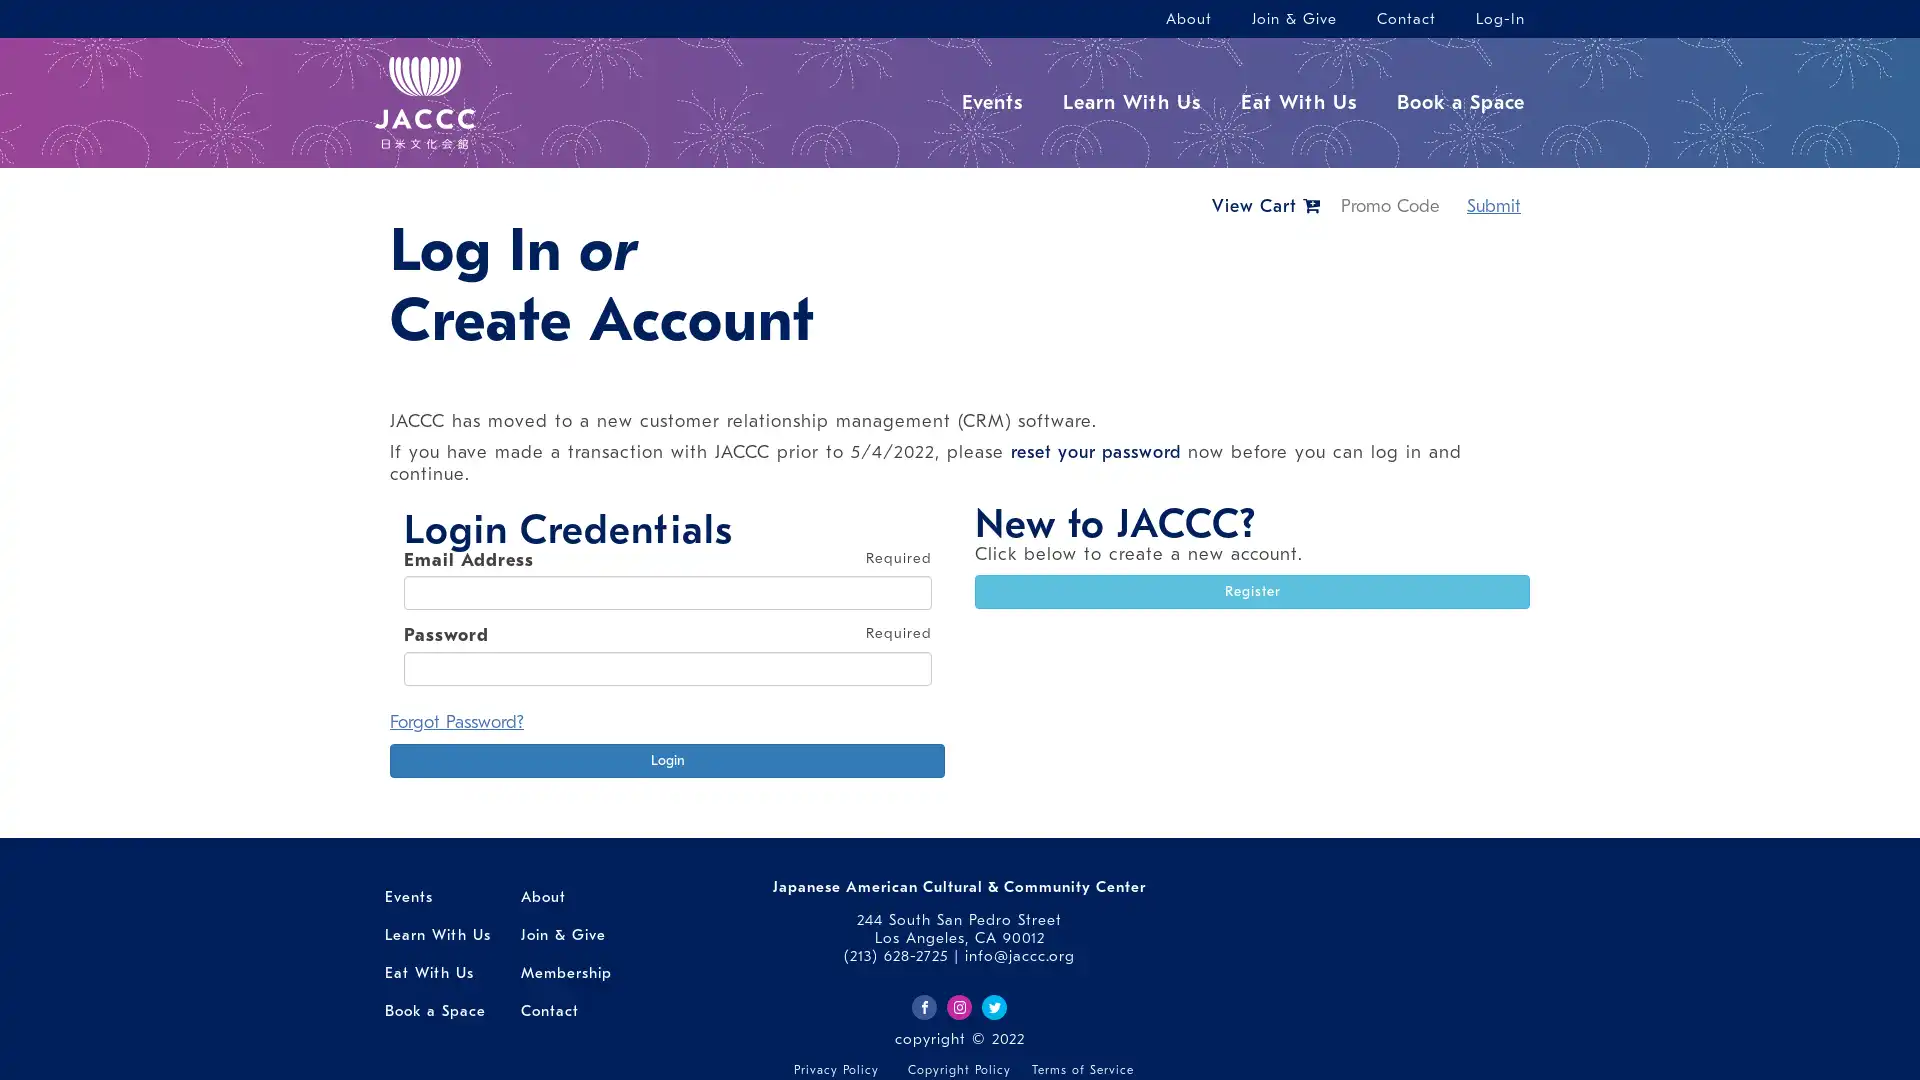 Image resolution: width=1920 pixels, height=1080 pixels. Describe the element at coordinates (1493, 206) in the screenshot. I see `Submit` at that location.